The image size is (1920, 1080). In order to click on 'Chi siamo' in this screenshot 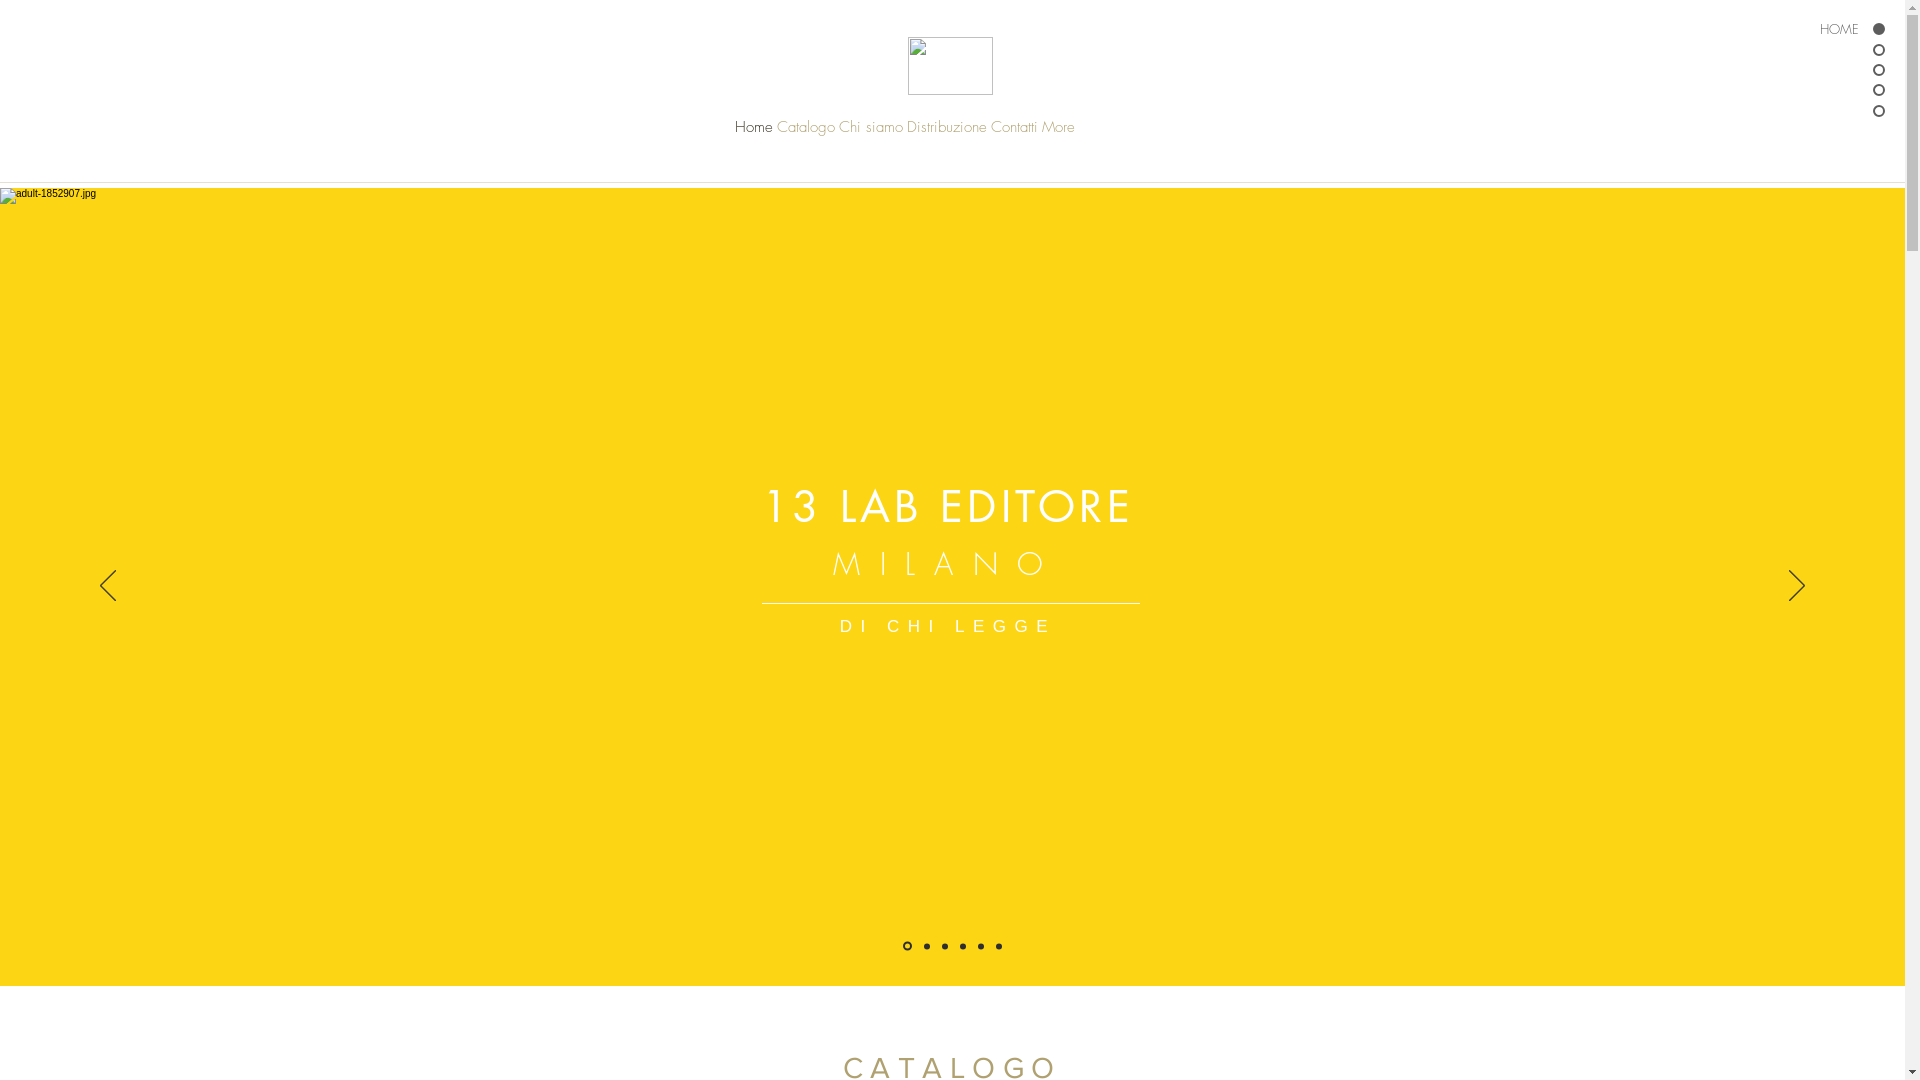, I will do `click(869, 132)`.